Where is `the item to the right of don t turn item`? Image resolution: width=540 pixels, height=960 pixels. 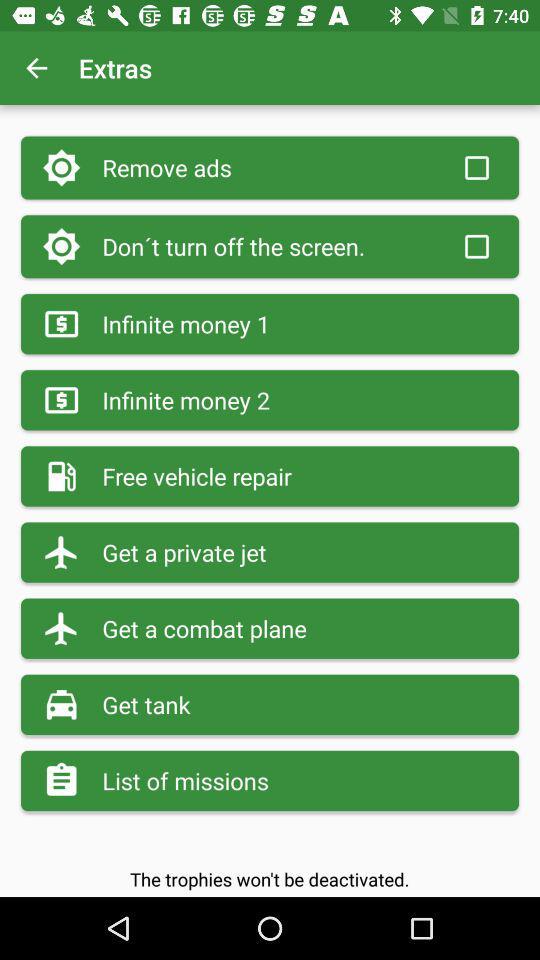
the item to the right of don t turn item is located at coordinates (475, 245).